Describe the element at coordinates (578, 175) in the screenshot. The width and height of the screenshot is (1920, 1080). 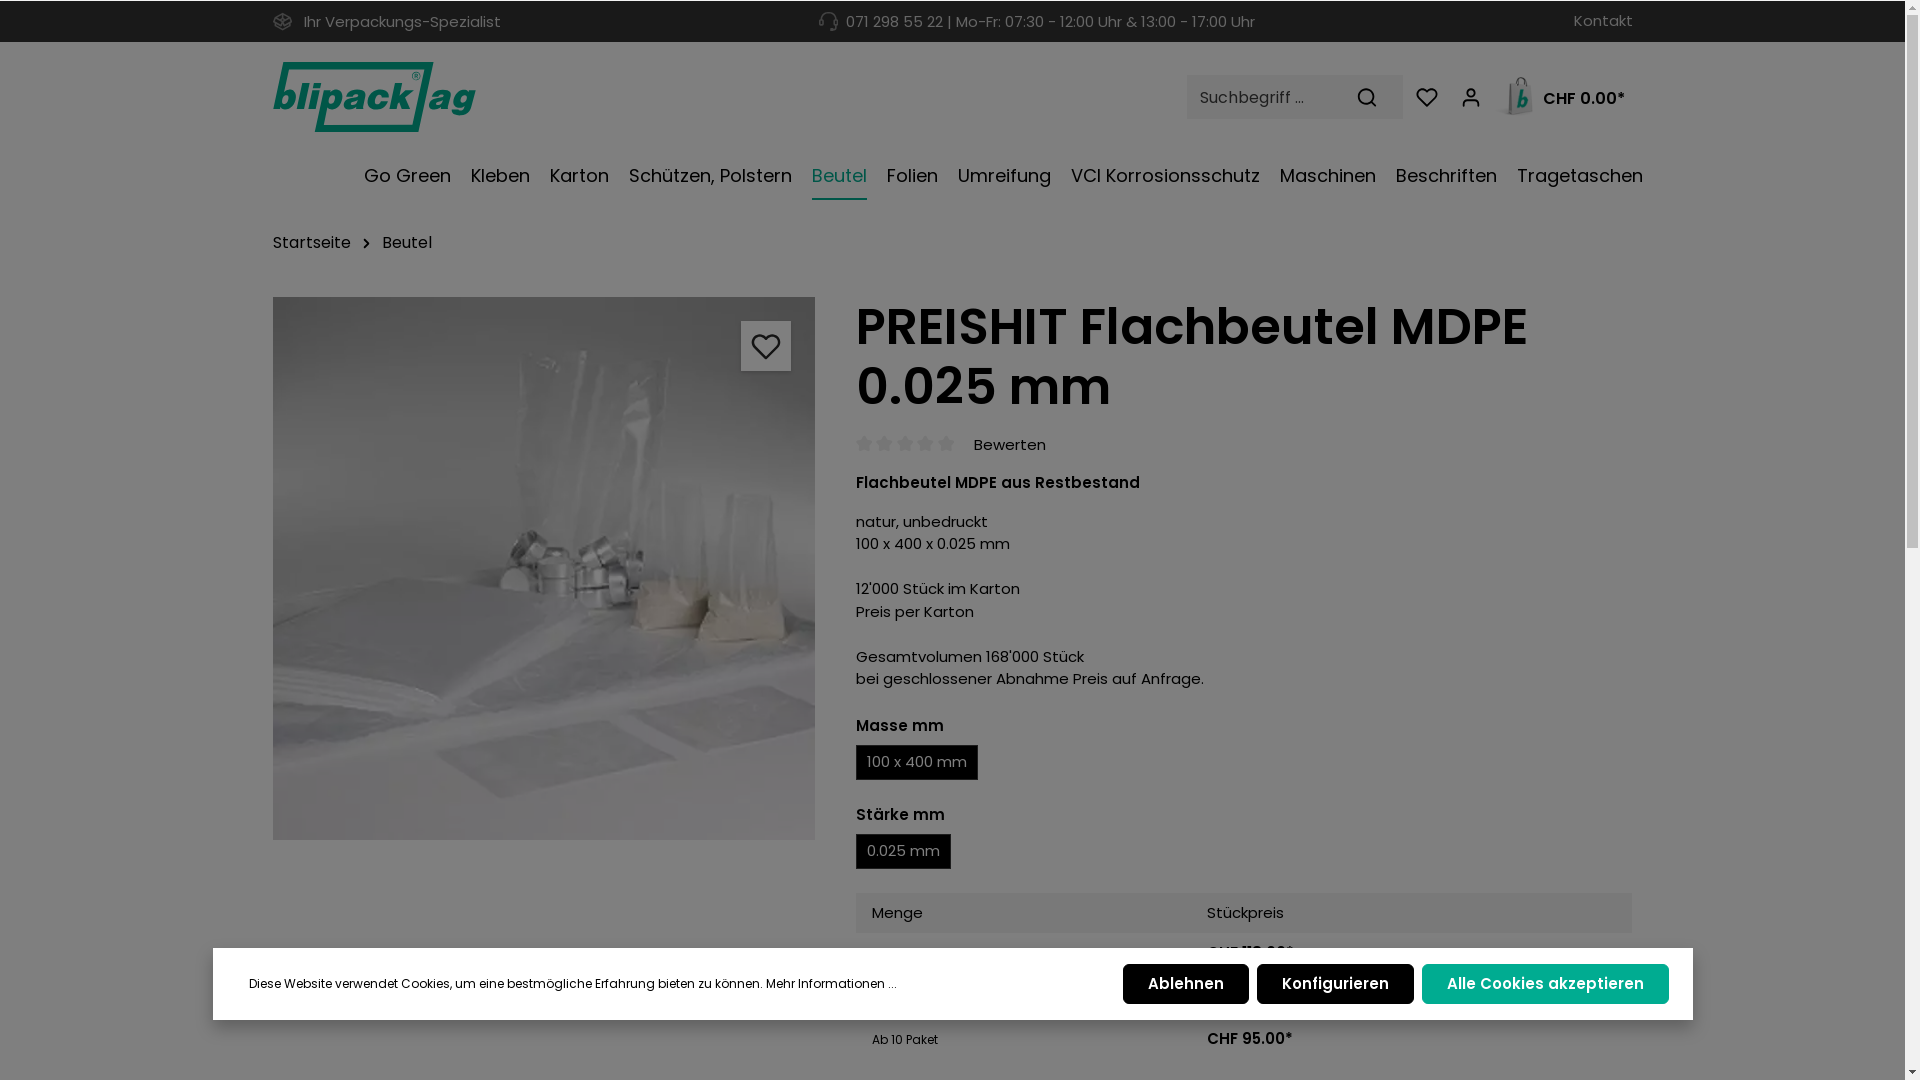
I see `'Karton'` at that location.